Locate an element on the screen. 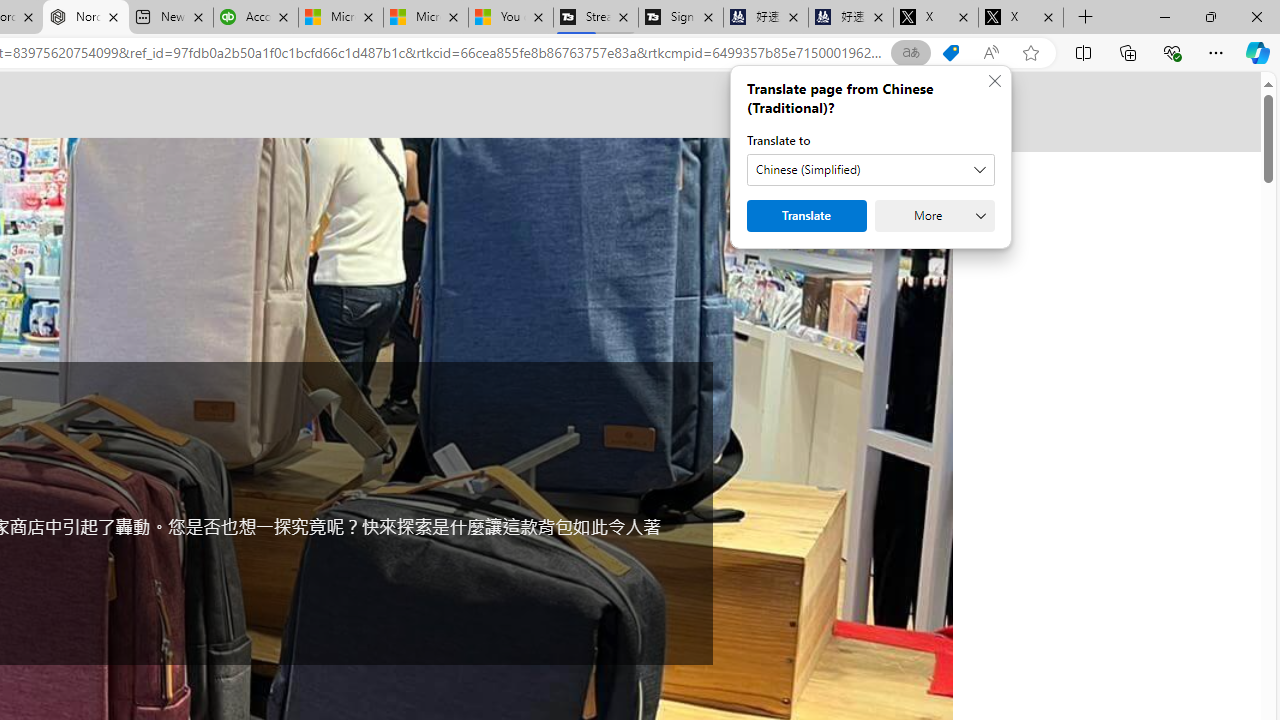 Image resolution: width=1280 pixels, height=720 pixels. 'This site has coupons! Shopping in Microsoft Edge' is located at coordinates (950, 52).